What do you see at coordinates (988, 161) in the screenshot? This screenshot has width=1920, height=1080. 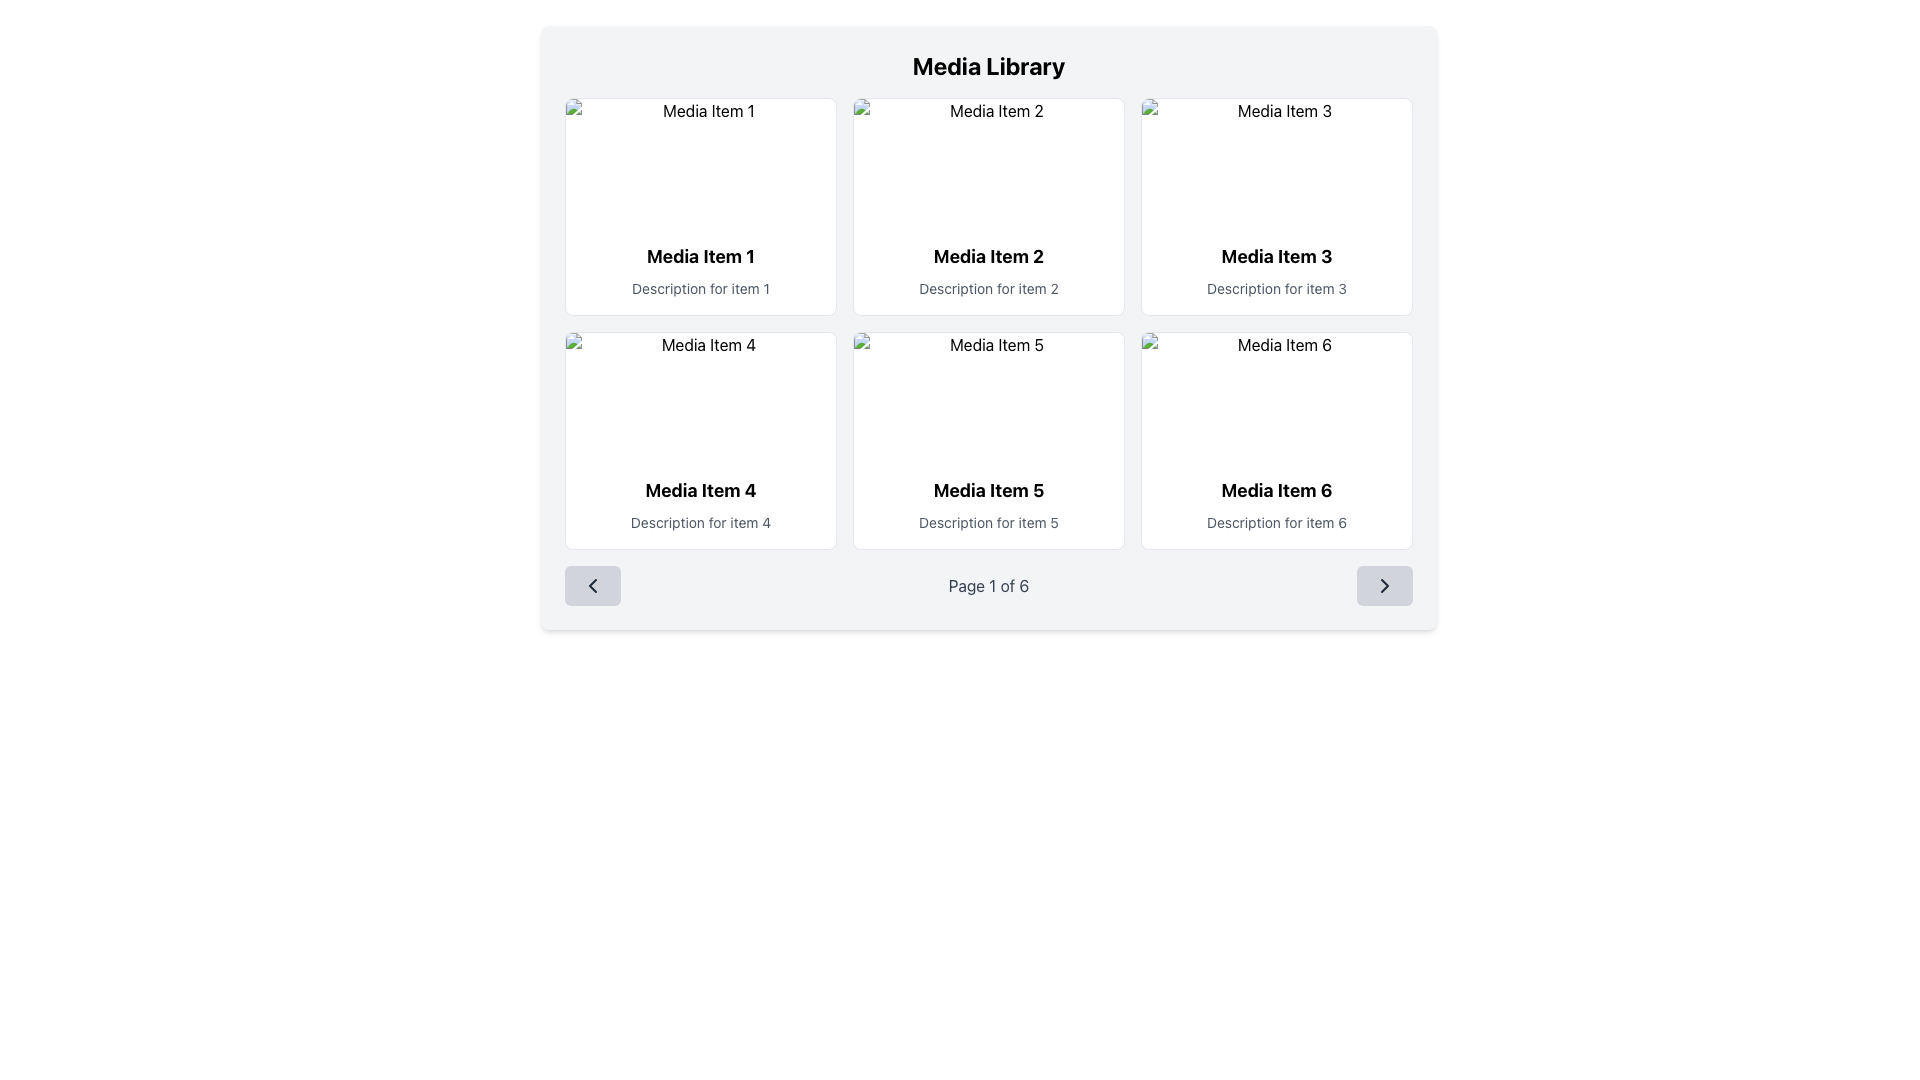 I see `the image displaying 'Item 2' in the card labeled 'Media Item 2', which is located in the middle column of the top row in a 3x2 grid layout` at bounding box center [988, 161].